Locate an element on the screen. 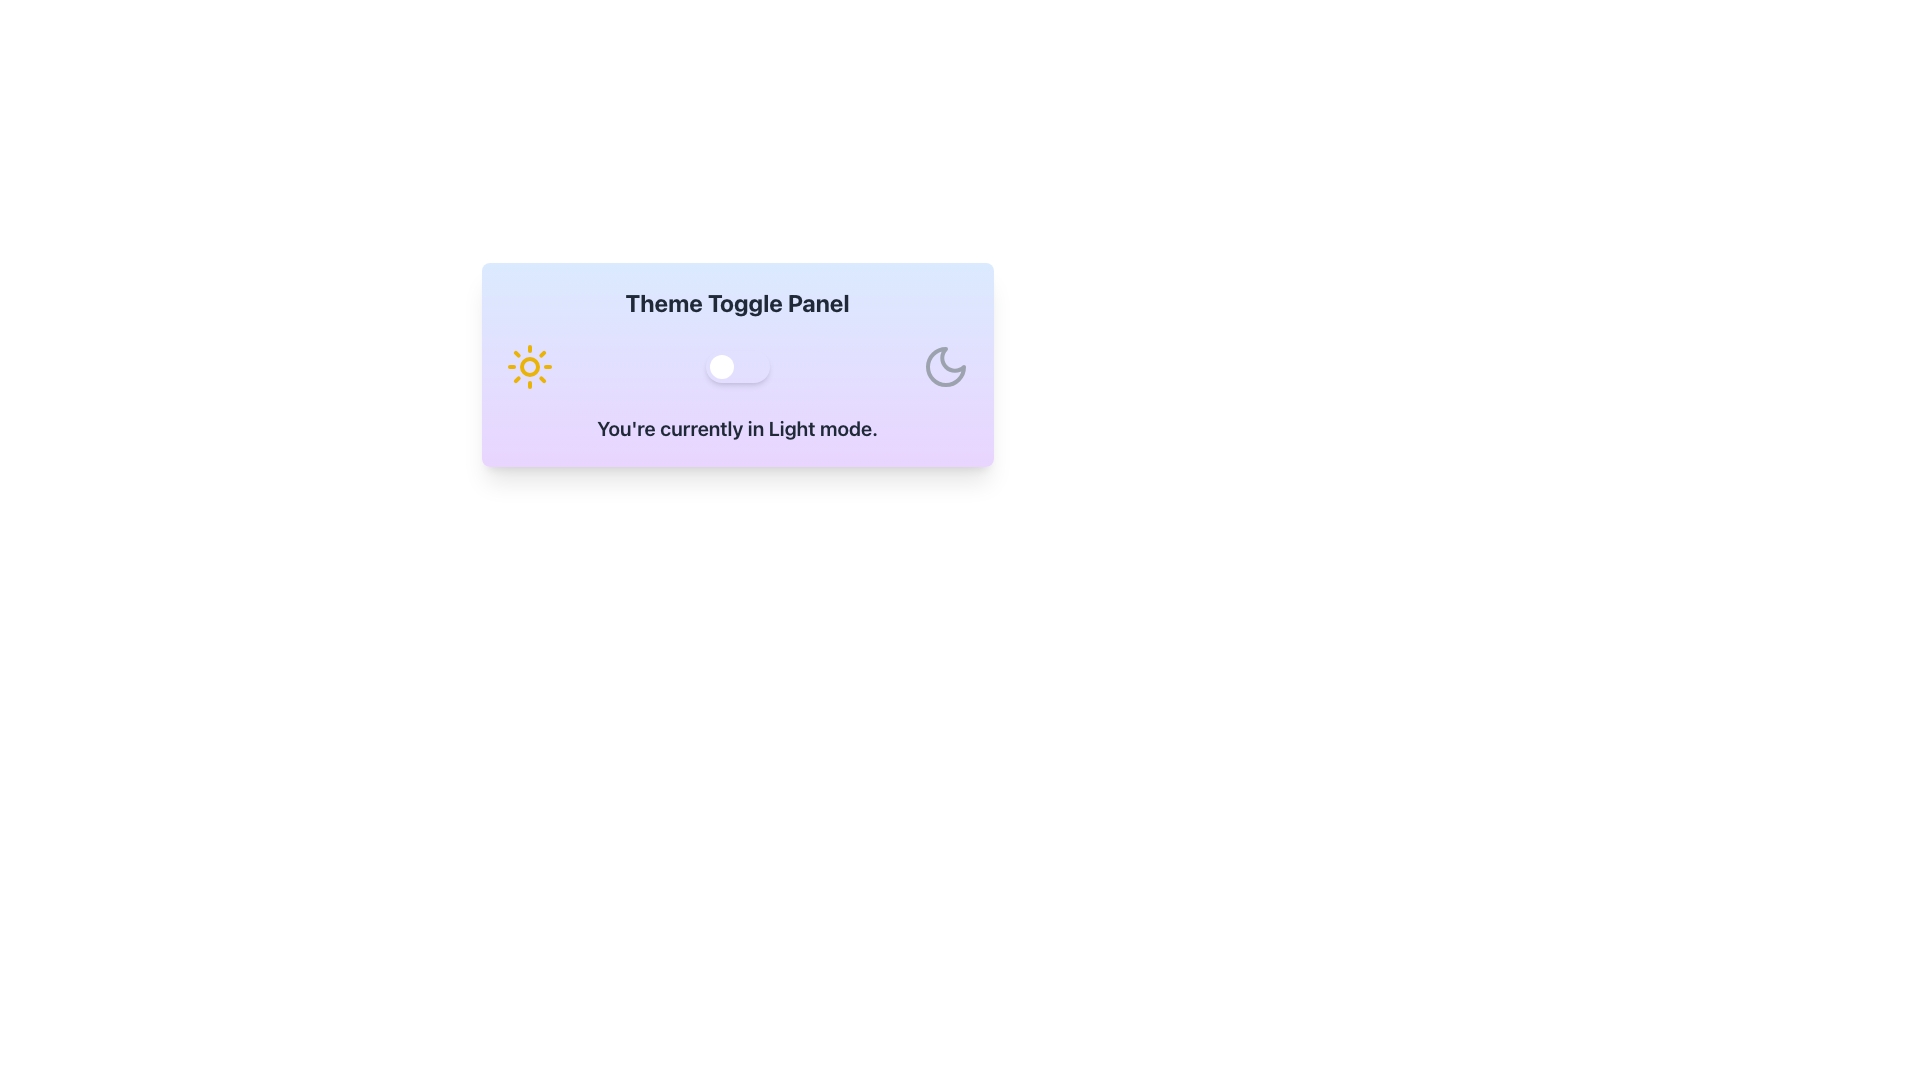 This screenshot has height=1080, width=1920. the text section displaying 'Theme Toggle Panel', which is bold and large, located at the top of the panel, centered horizontally is located at coordinates (736, 303).